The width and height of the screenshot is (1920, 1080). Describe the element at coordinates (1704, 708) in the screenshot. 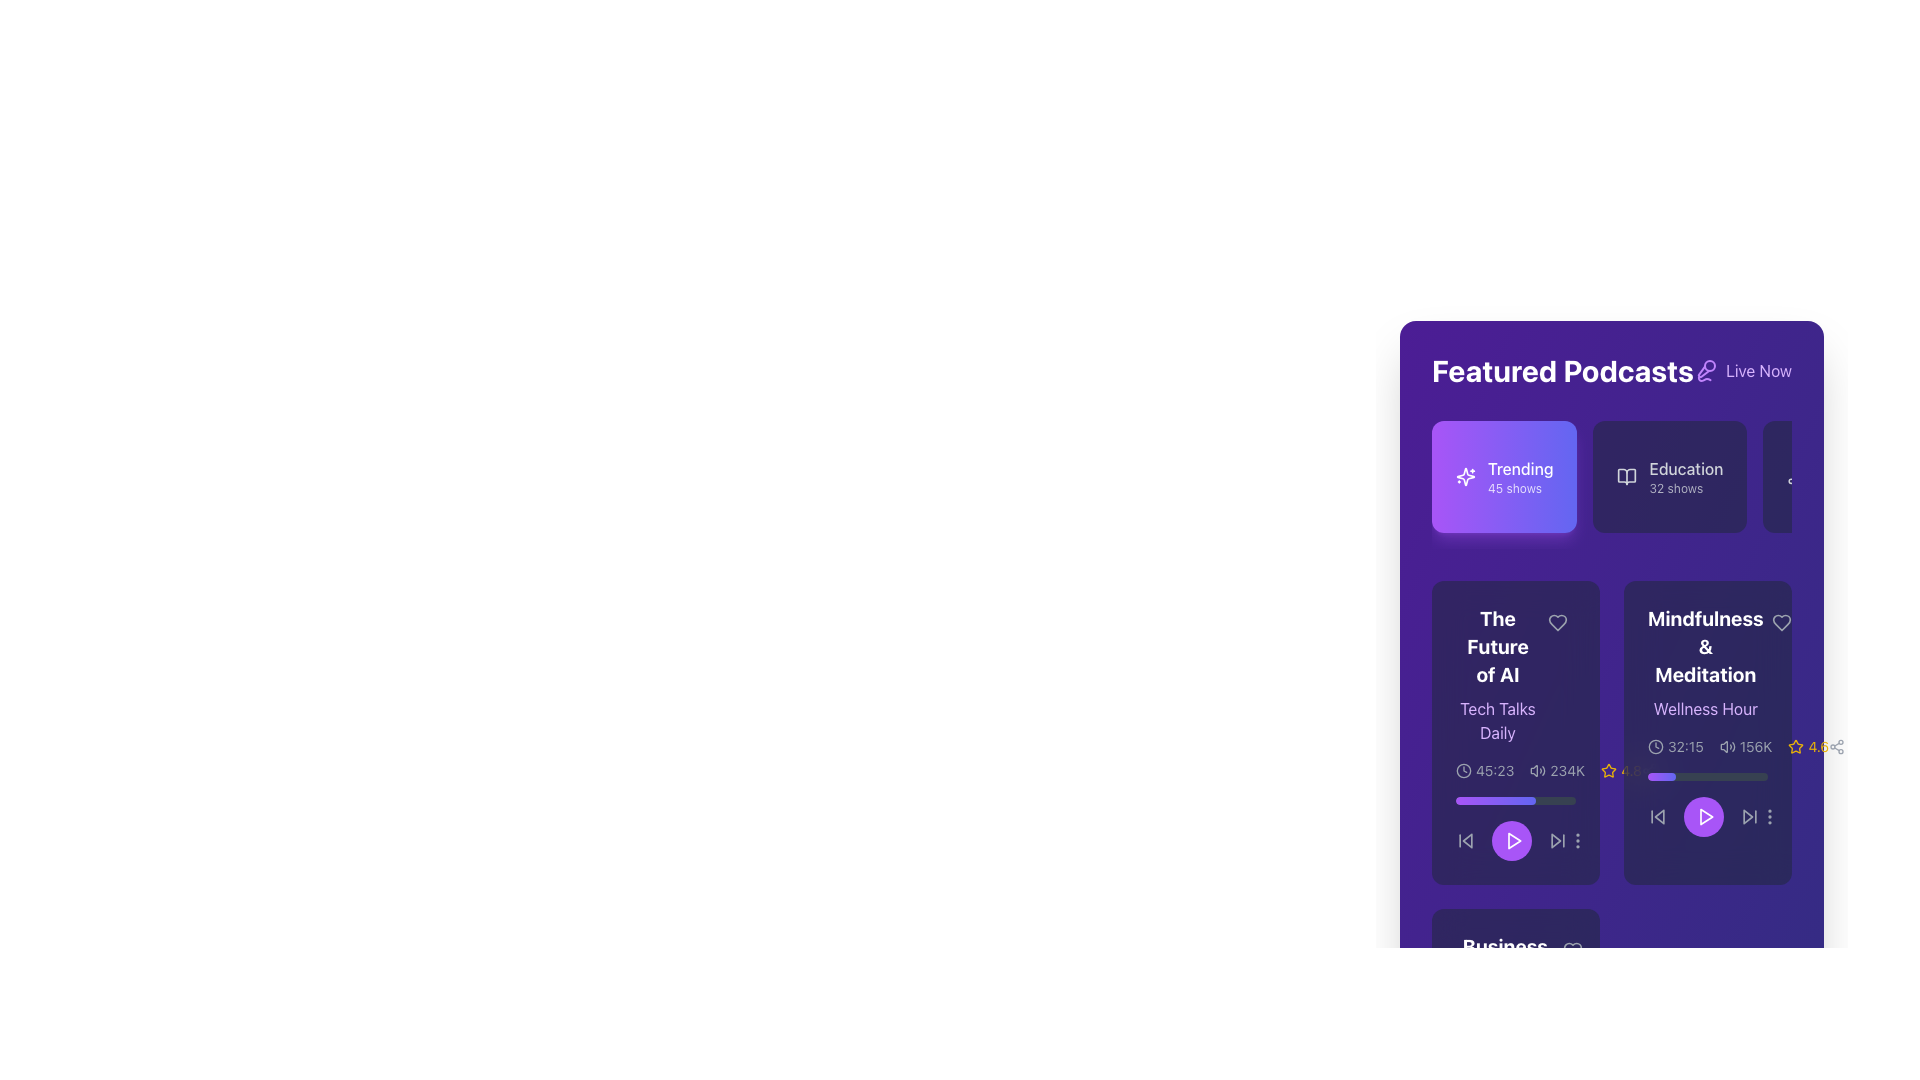

I see `the static text element located below the 'Mindfulness & Meditation' label in the 'Featured Podcasts' section of the card` at that location.